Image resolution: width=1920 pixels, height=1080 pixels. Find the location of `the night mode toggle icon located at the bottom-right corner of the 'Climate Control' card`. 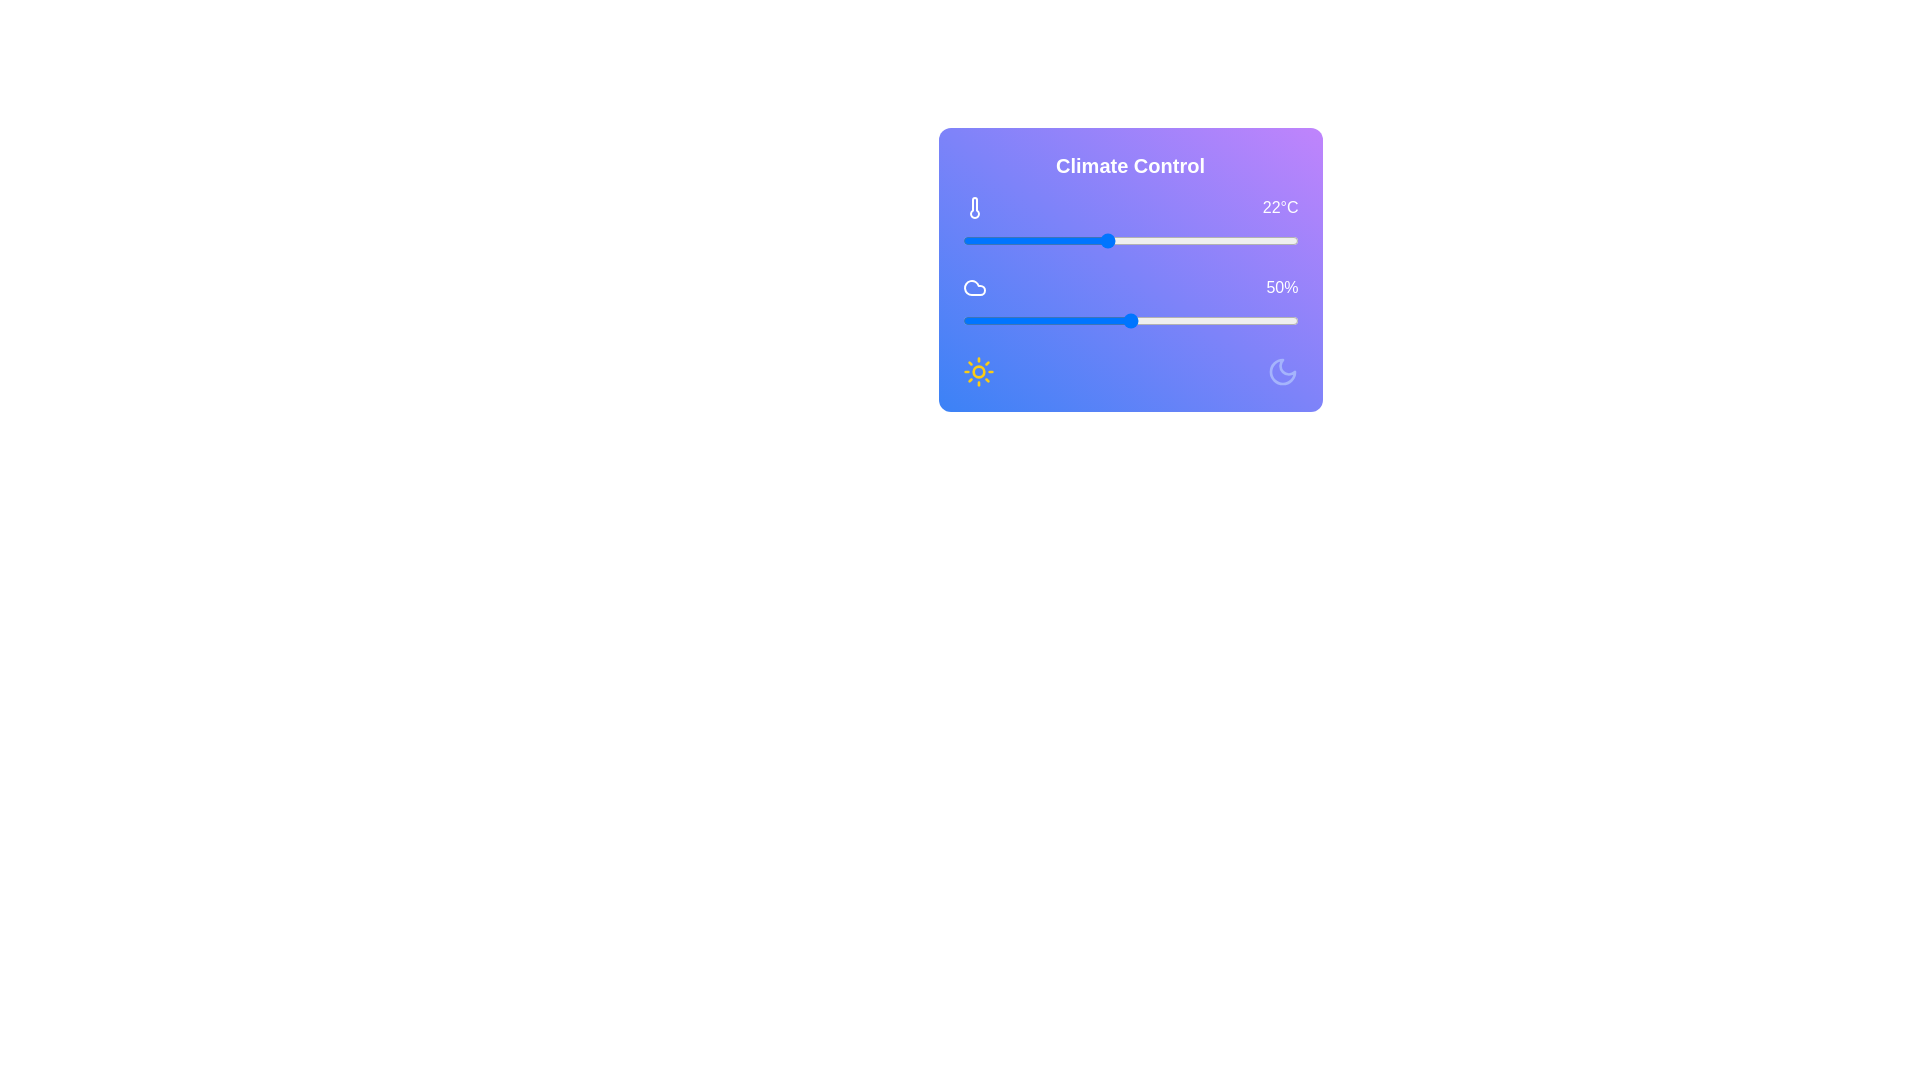

the night mode toggle icon located at the bottom-right corner of the 'Climate Control' card is located at coordinates (1282, 371).